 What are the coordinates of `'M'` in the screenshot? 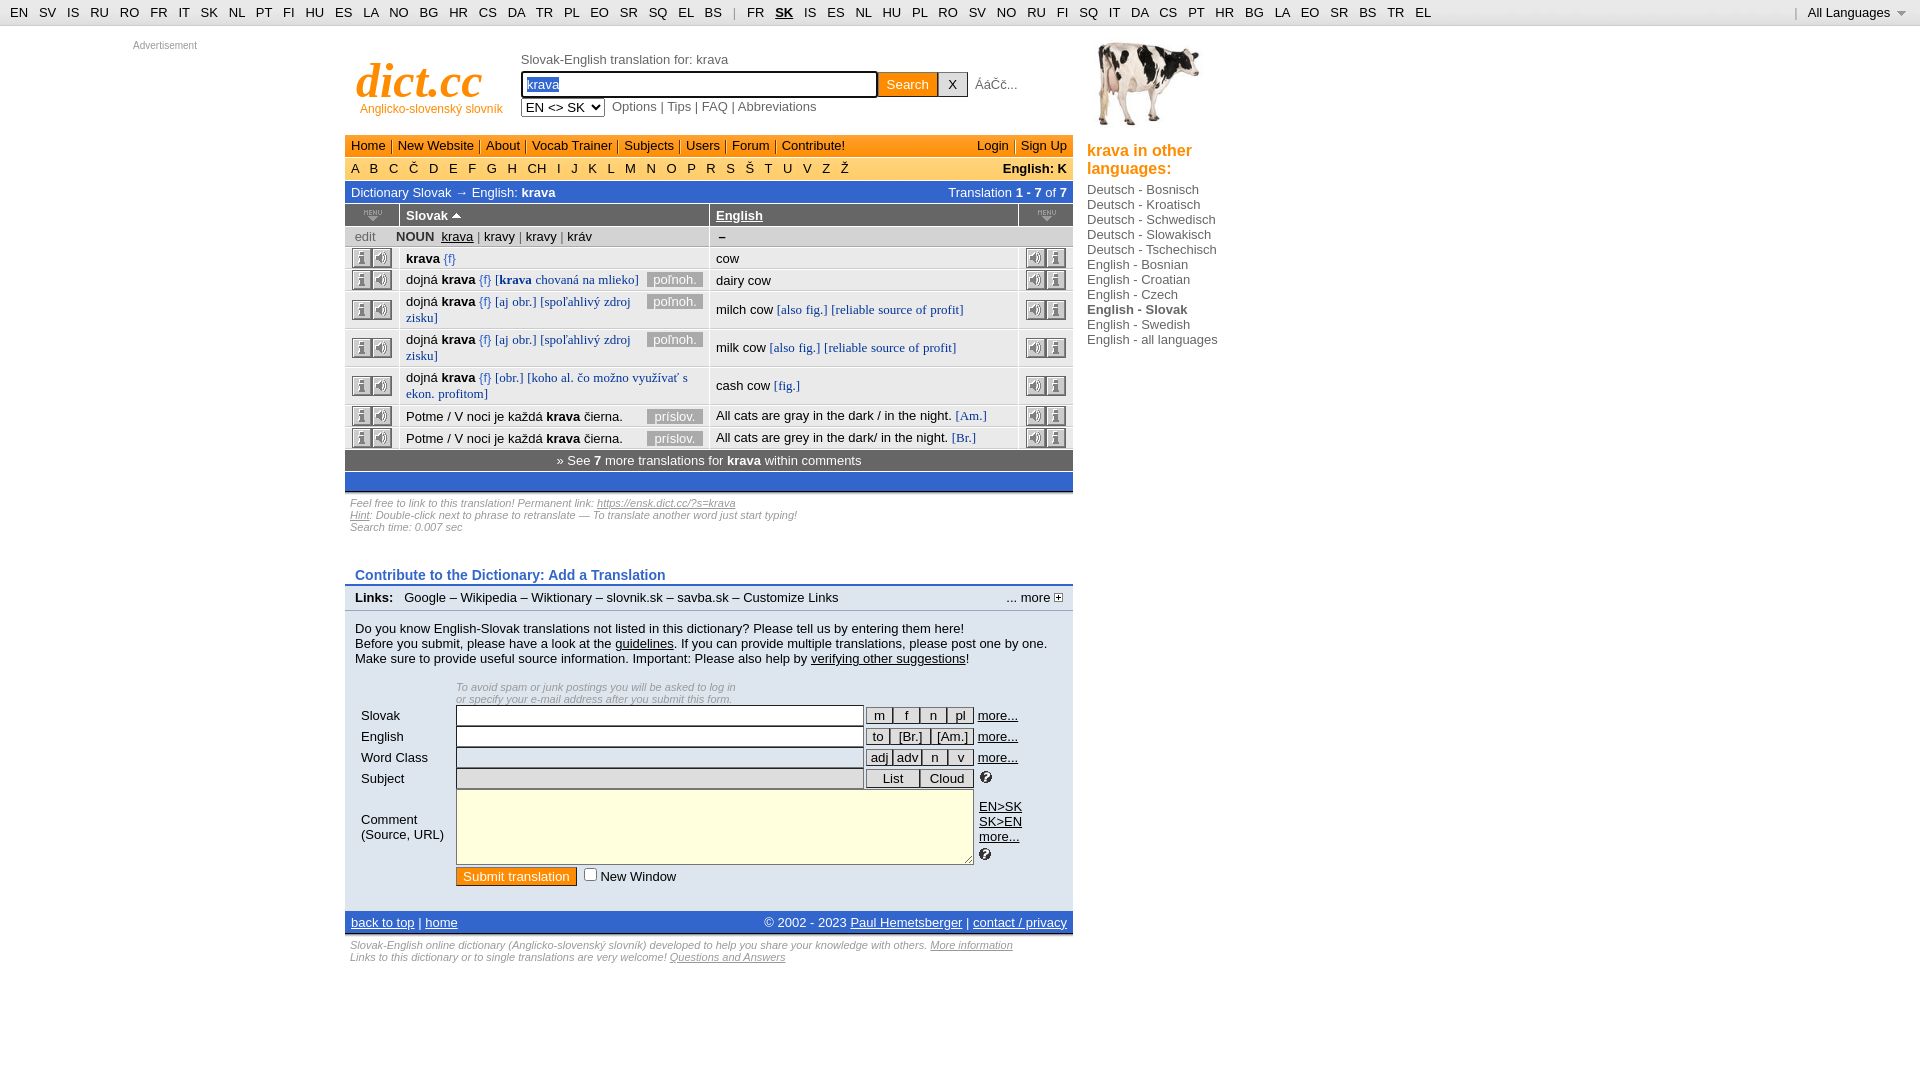 It's located at (619, 167).